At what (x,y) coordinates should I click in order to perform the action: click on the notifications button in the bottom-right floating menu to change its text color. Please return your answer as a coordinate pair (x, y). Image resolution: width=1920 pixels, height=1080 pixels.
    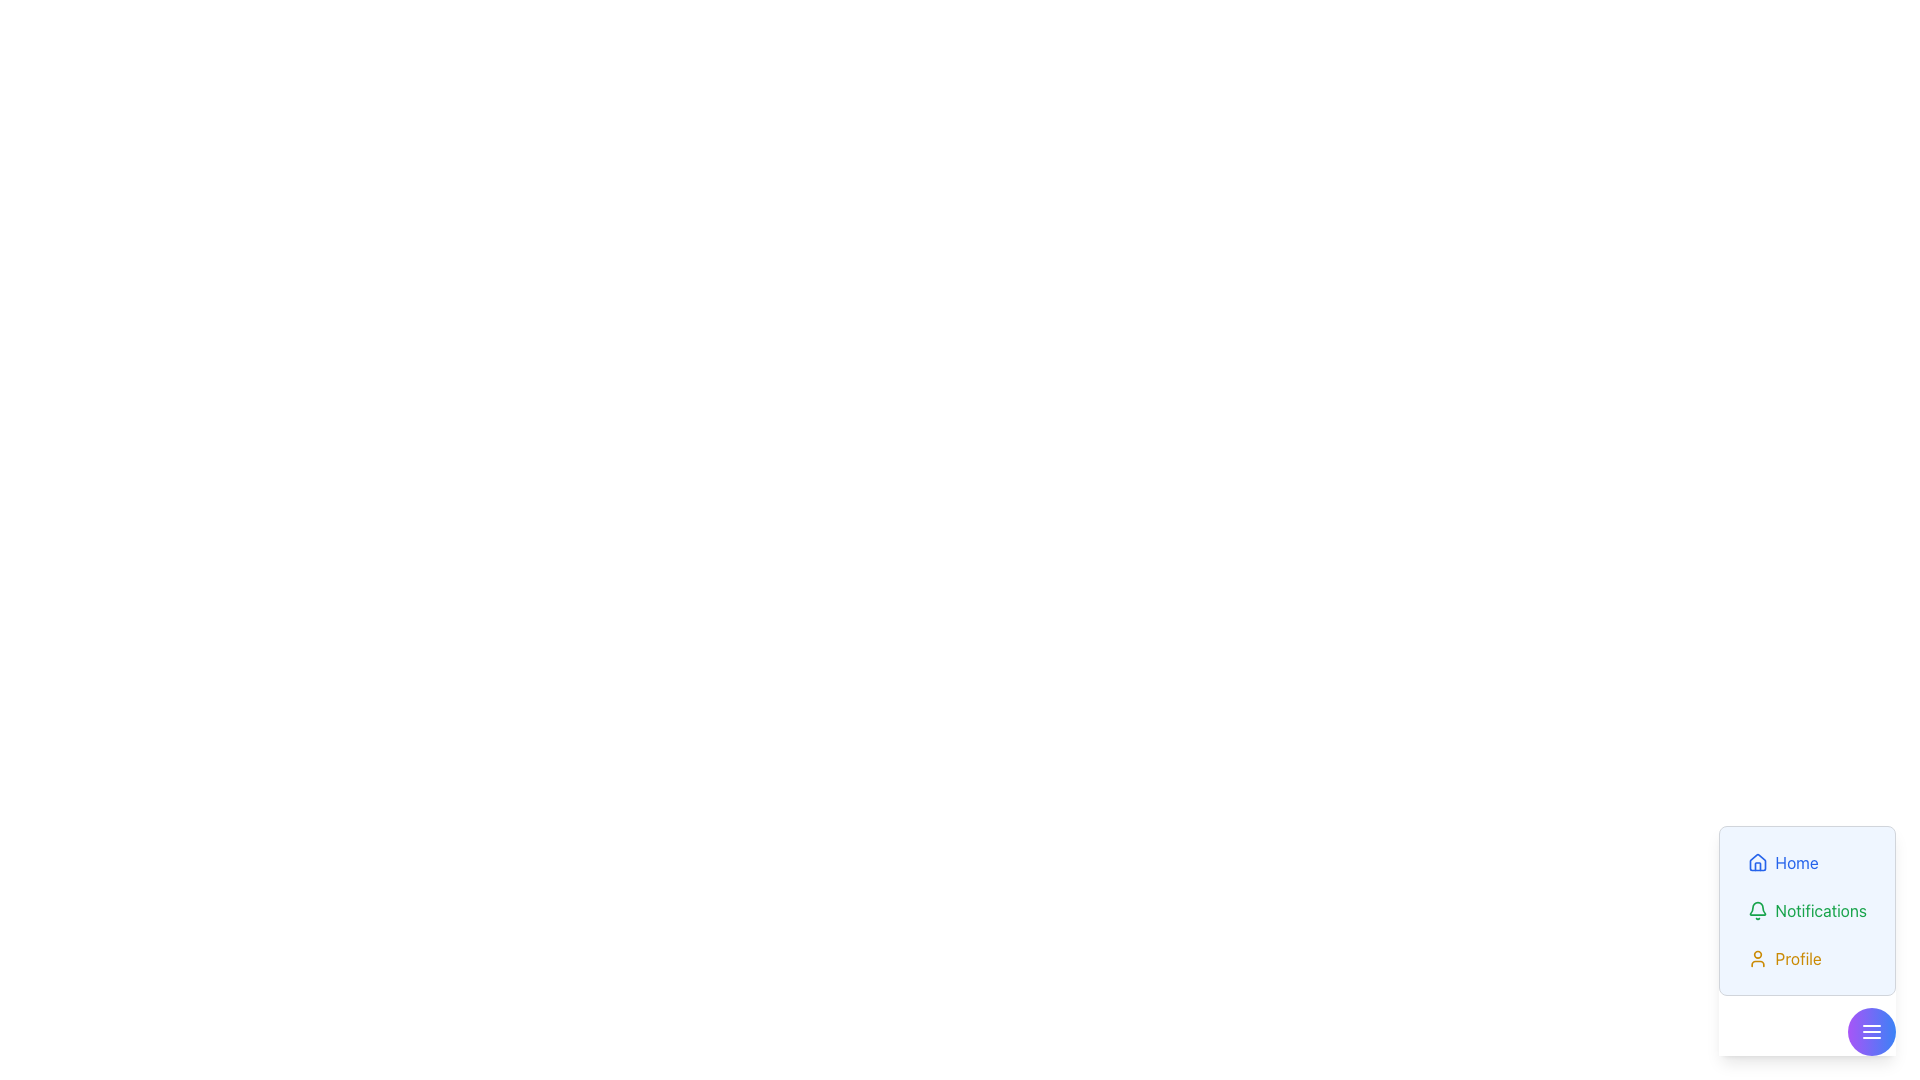
    Looking at the image, I should click on (1807, 910).